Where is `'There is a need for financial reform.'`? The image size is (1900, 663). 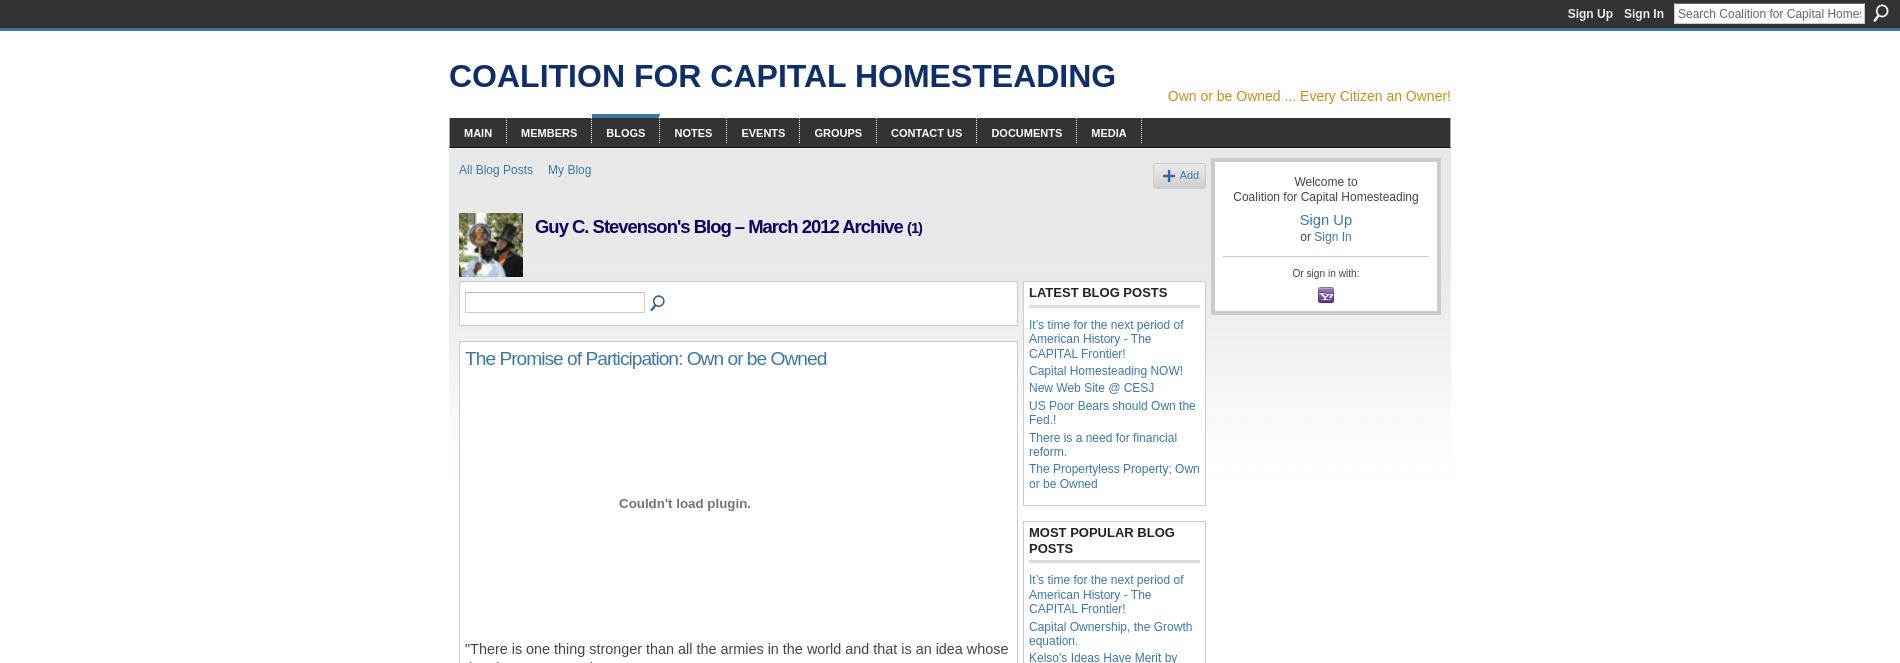
'There is a need for financial reform.' is located at coordinates (1102, 444).